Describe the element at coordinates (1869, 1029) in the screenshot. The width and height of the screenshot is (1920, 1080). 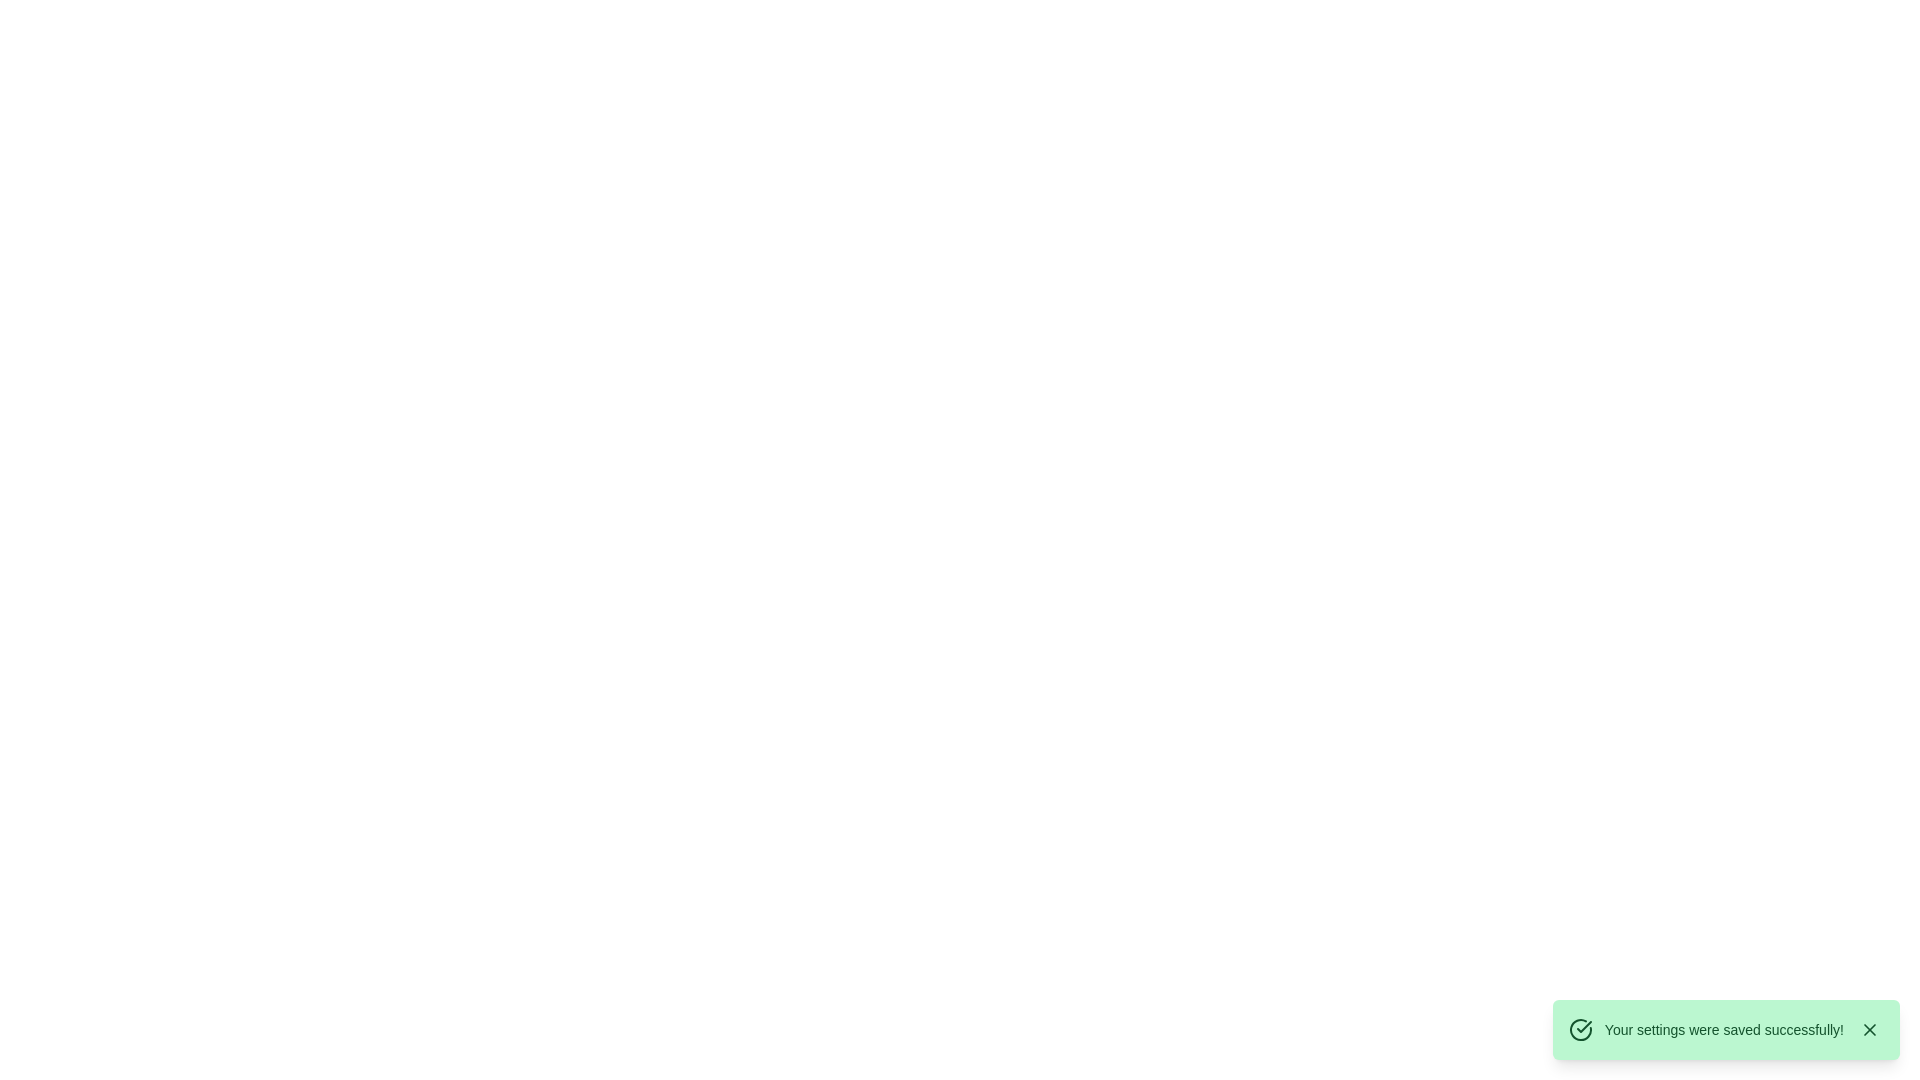
I see `the small green 'X' icon located at the bottom-right corner of the green success message box` at that location.